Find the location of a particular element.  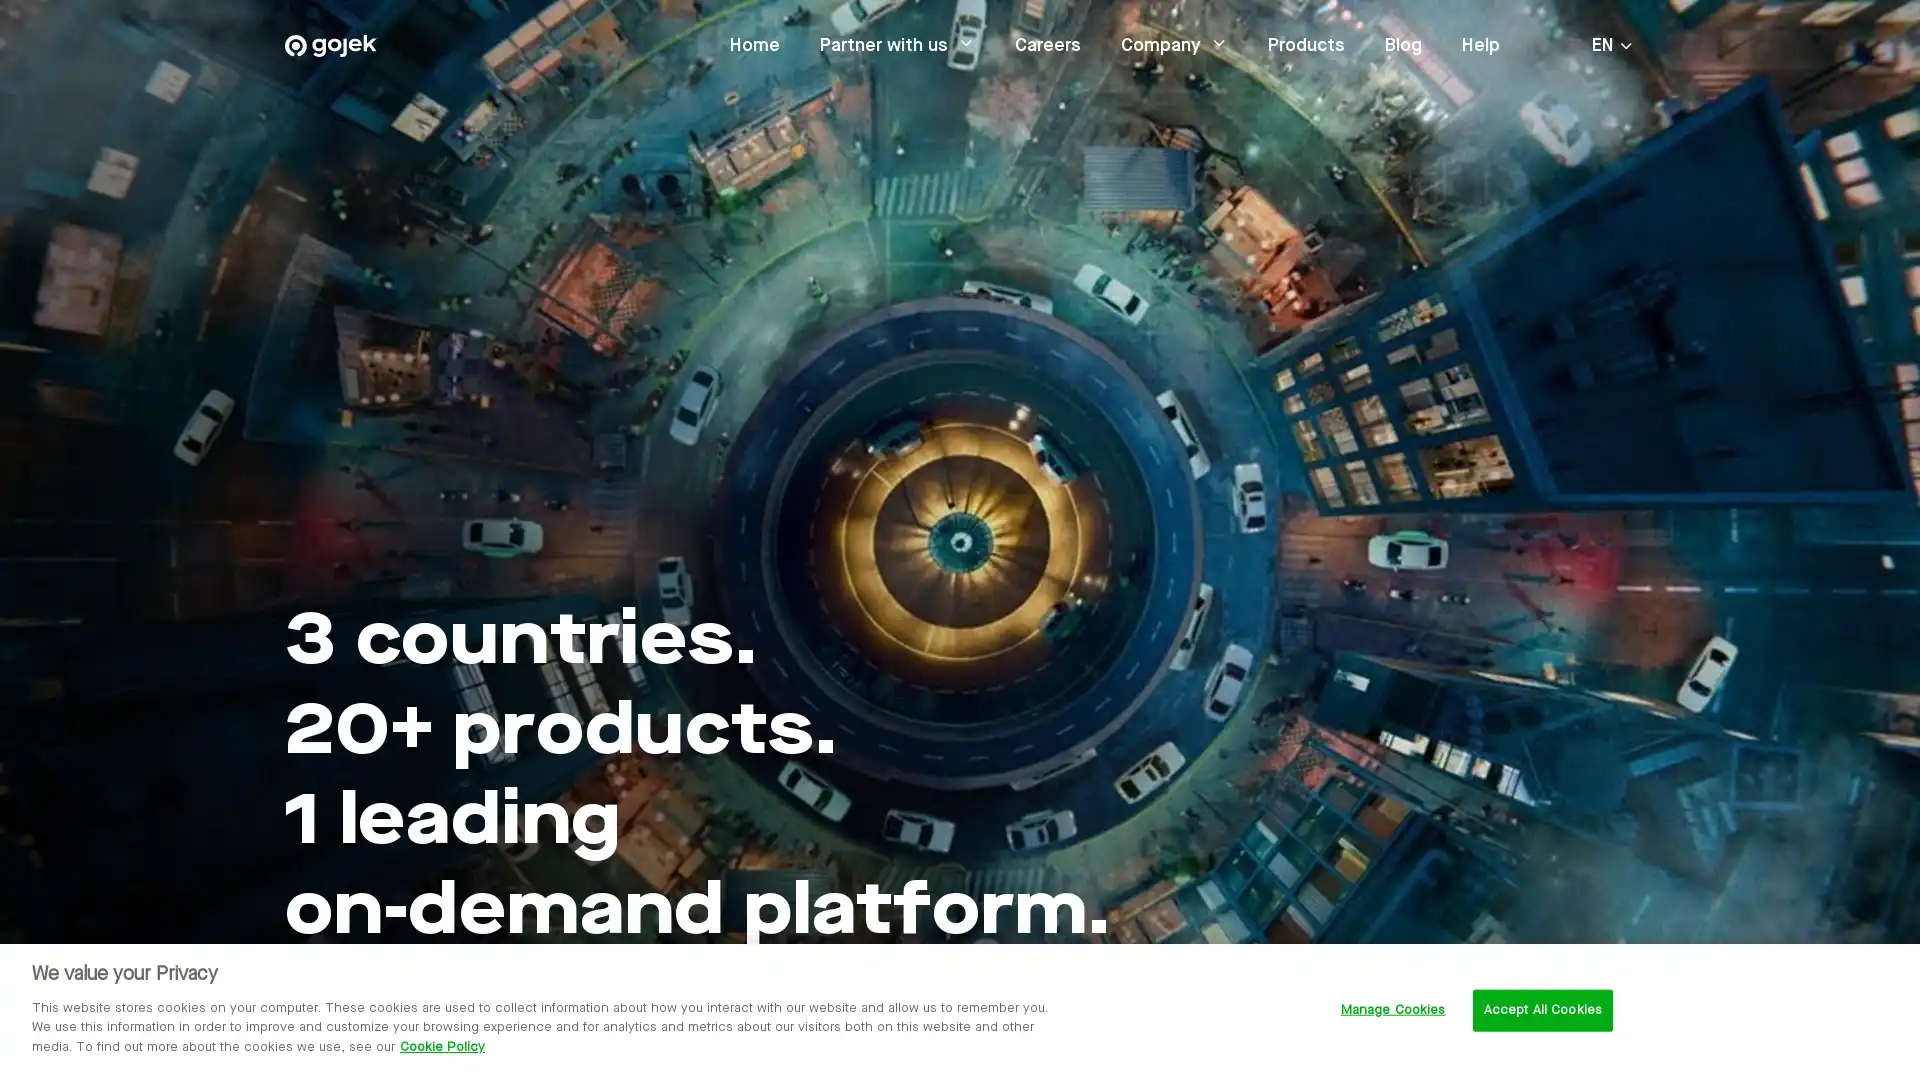

Accept All Cookies is located at coordinates (1541, 1010).